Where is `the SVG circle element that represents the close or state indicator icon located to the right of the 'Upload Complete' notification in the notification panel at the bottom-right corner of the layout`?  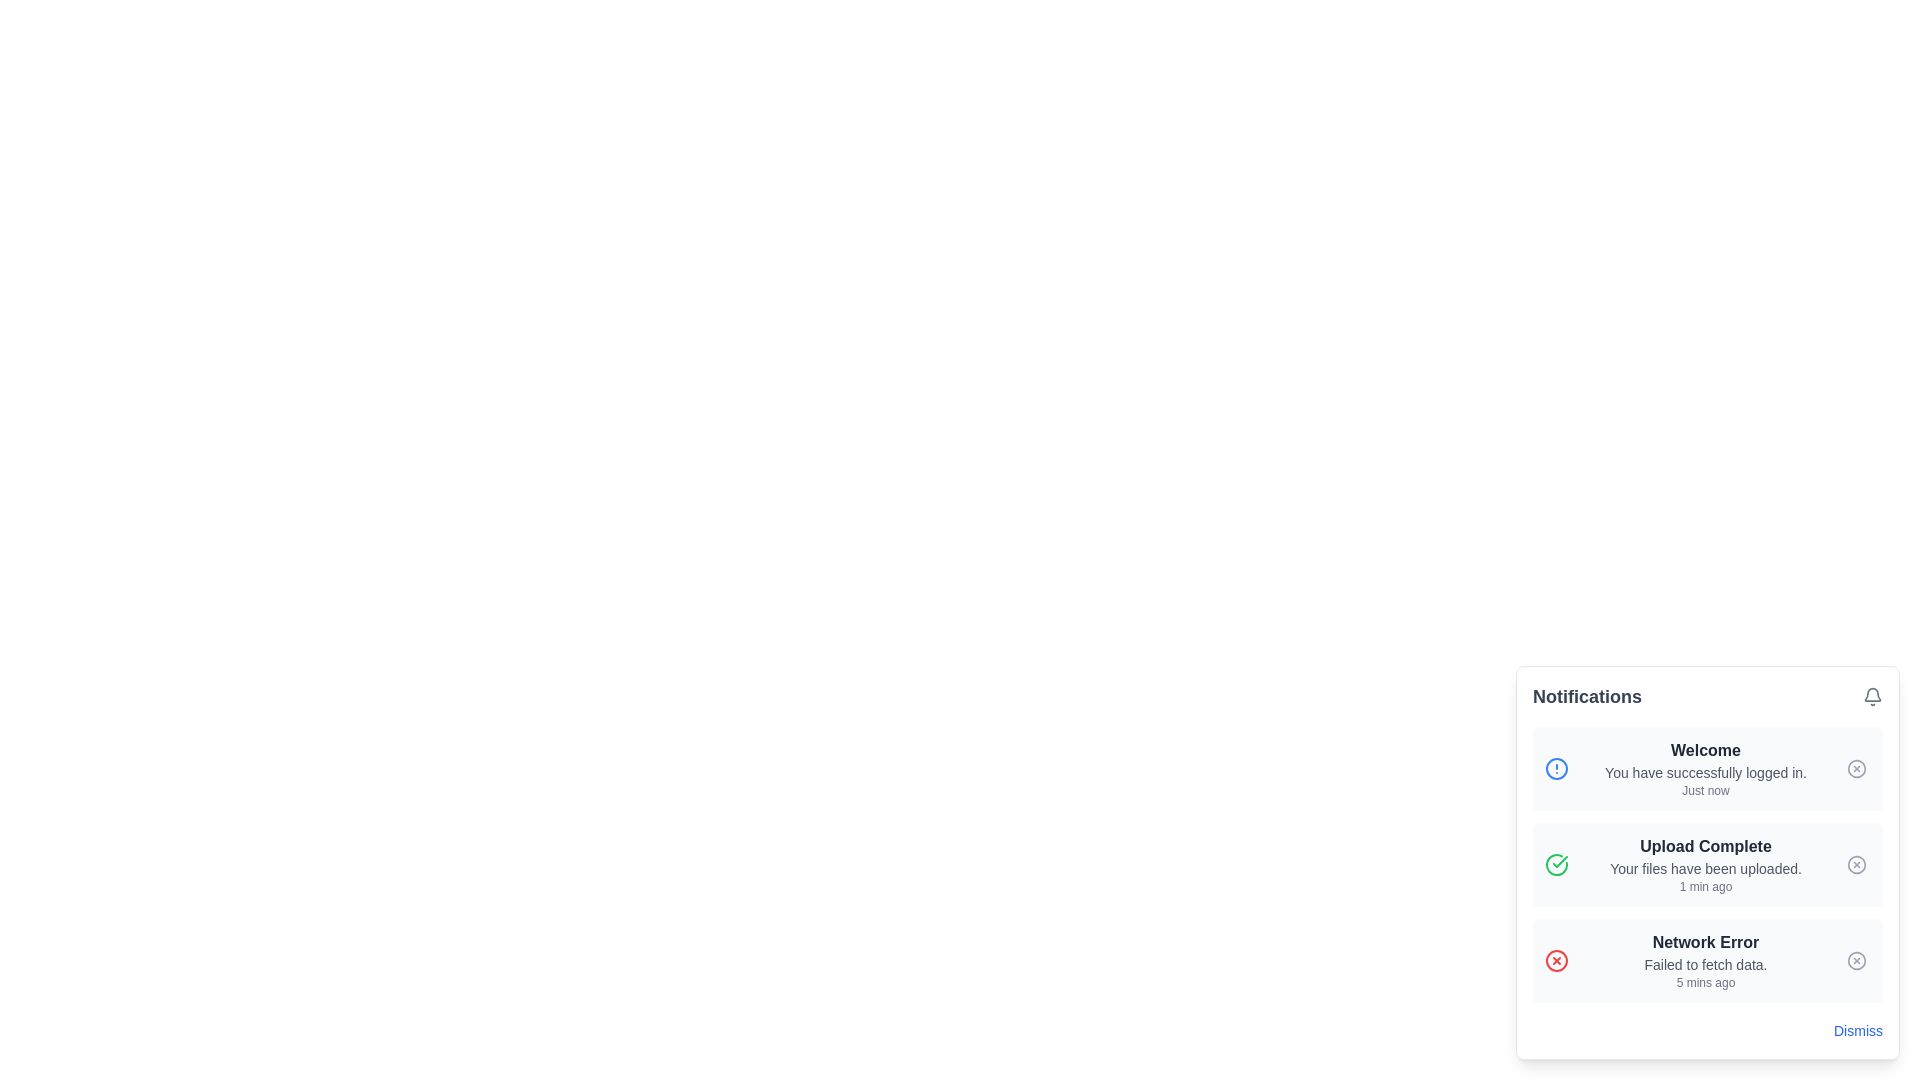
the SVG circle element that represents the close or state indicator icon located to the right of the 'Upload Complete' notification in the notification panel at the bottom-right corner of the layout is located at coordinates (1856, 863).